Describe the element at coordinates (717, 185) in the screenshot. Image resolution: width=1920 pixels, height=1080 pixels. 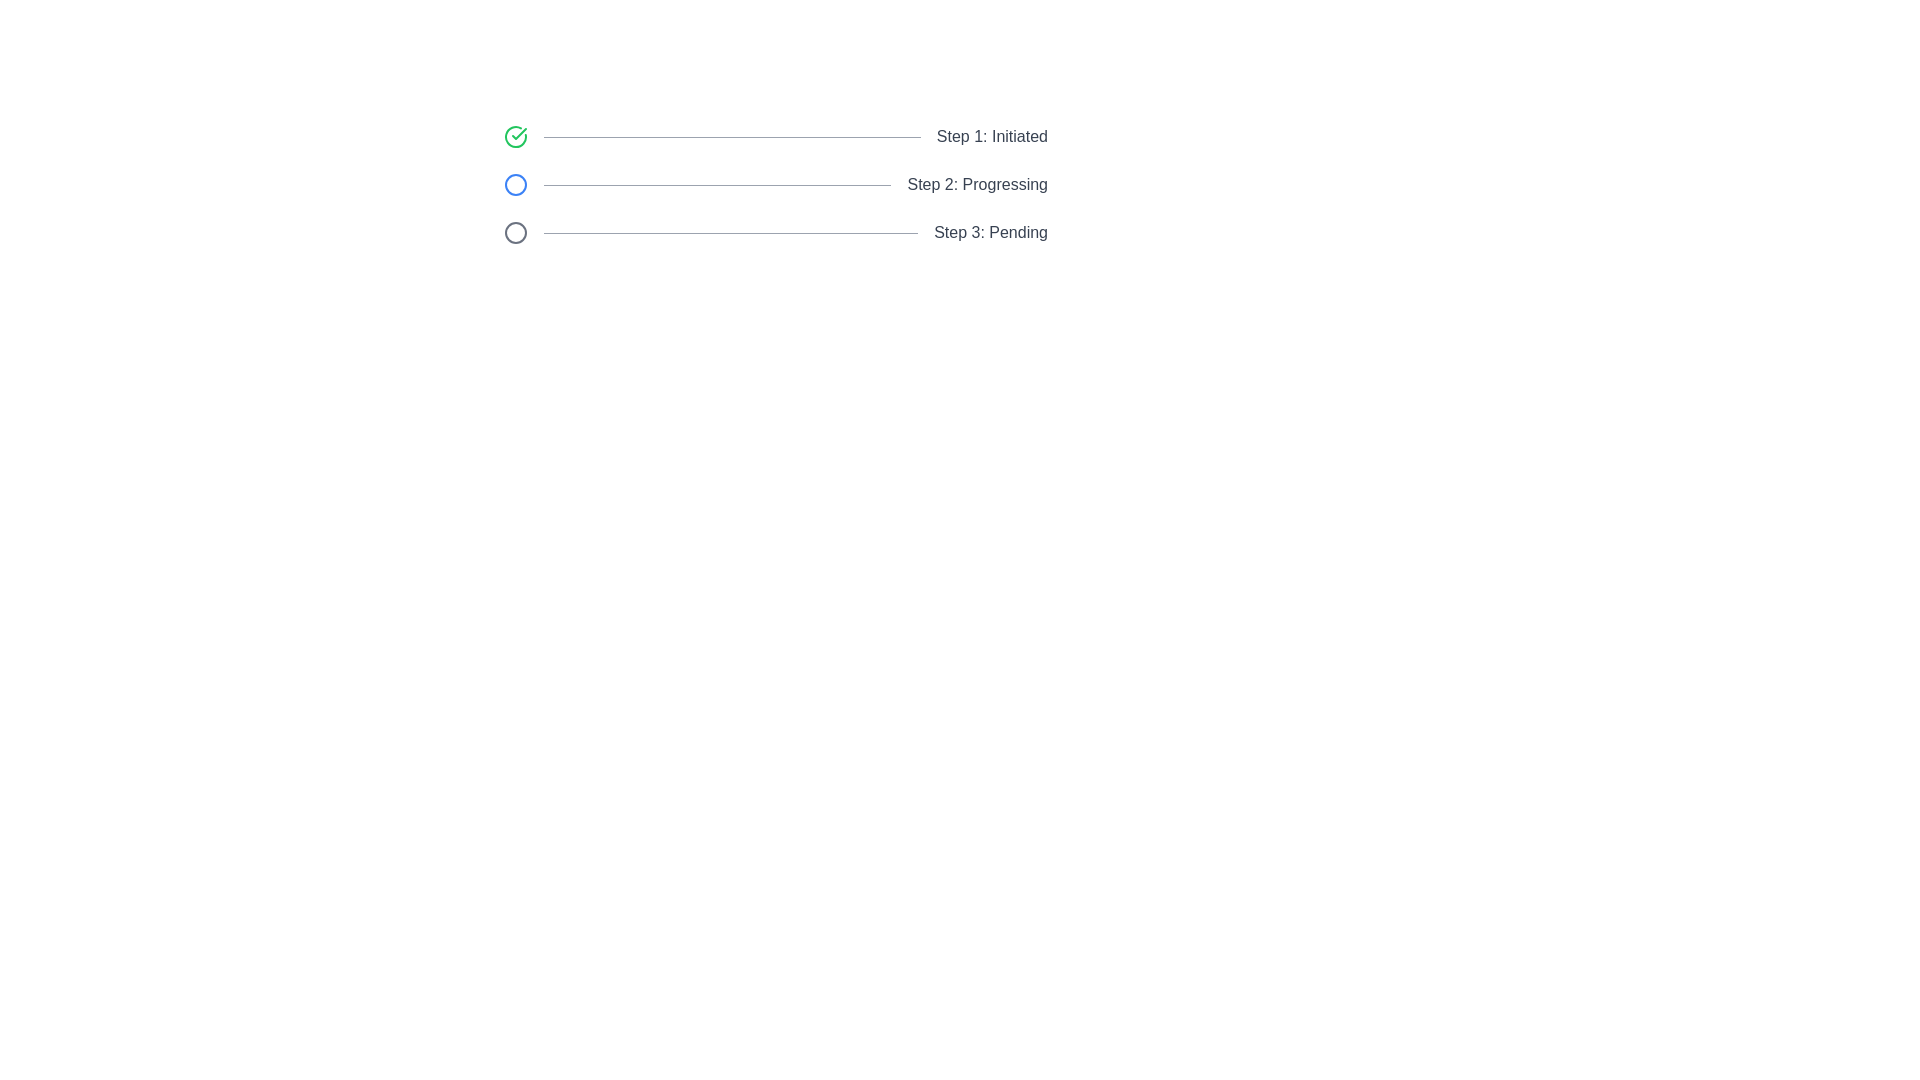
I see `the Separator Line that visually connects the step's indicator icon to its name, positioned between the blue circle on the left and descriptive text on the right for 'Step 2: Progressing'` at that location.